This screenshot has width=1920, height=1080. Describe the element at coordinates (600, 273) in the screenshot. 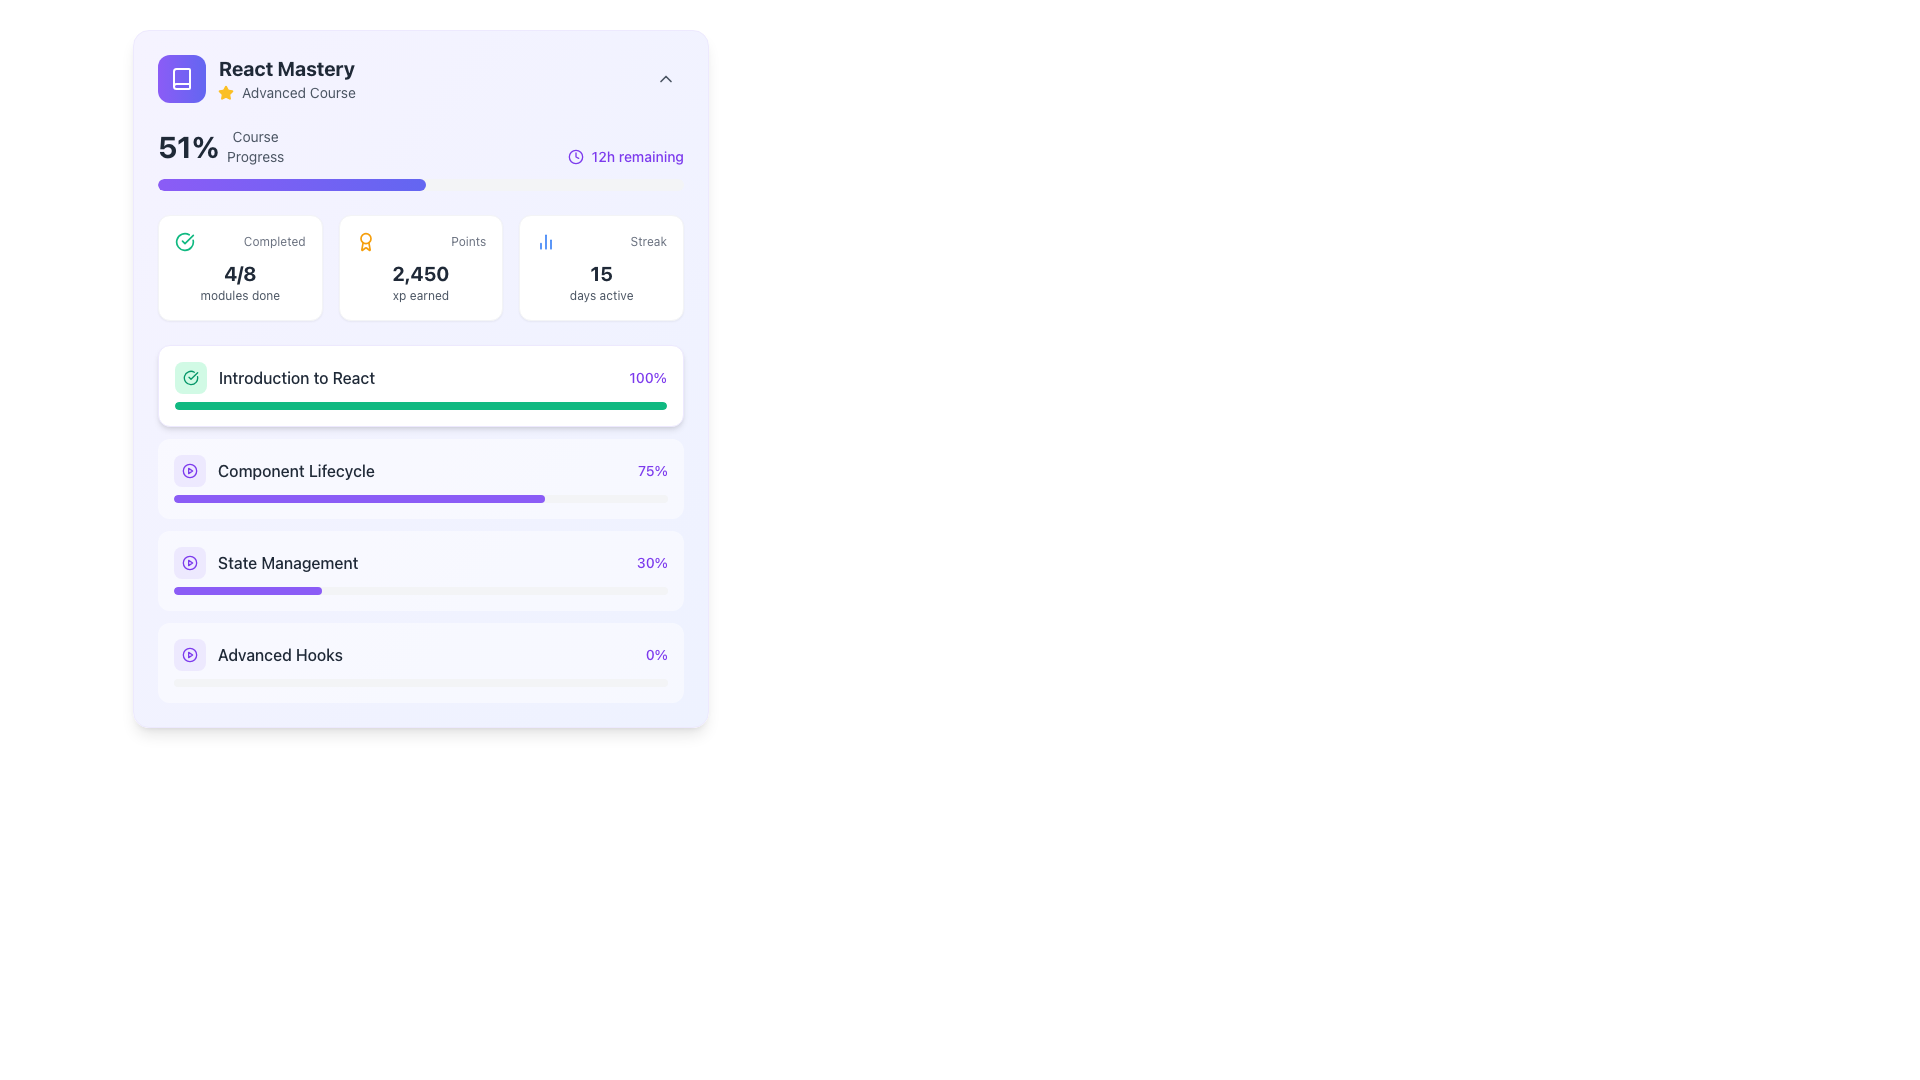

I see `numeric value displayed in the text label that indicates the active streak in days, specifically the '15' above the 'days active' text in the 'Streak' card` at that location.